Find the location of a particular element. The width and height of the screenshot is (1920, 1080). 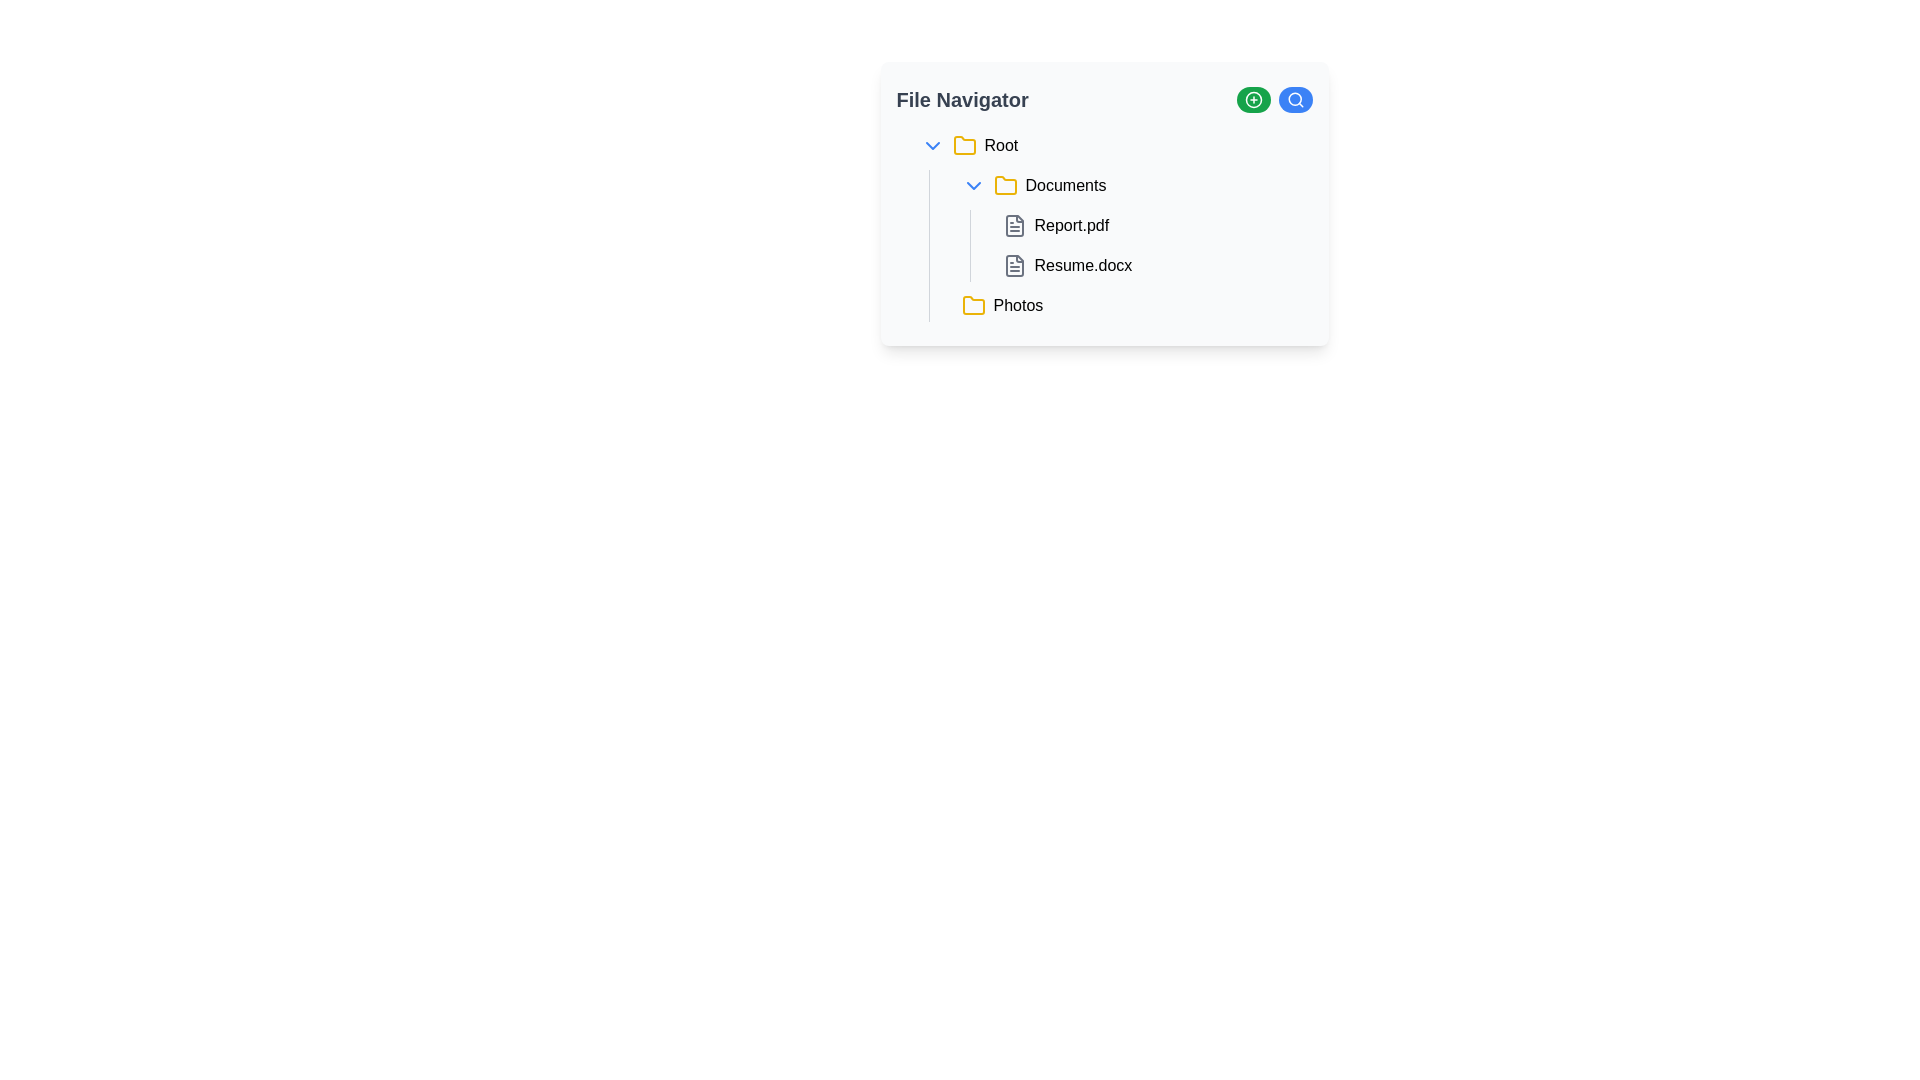

the yellow folder icon located in the file navigator interface next to the text 'Root' is located at coordinates (964, 145).